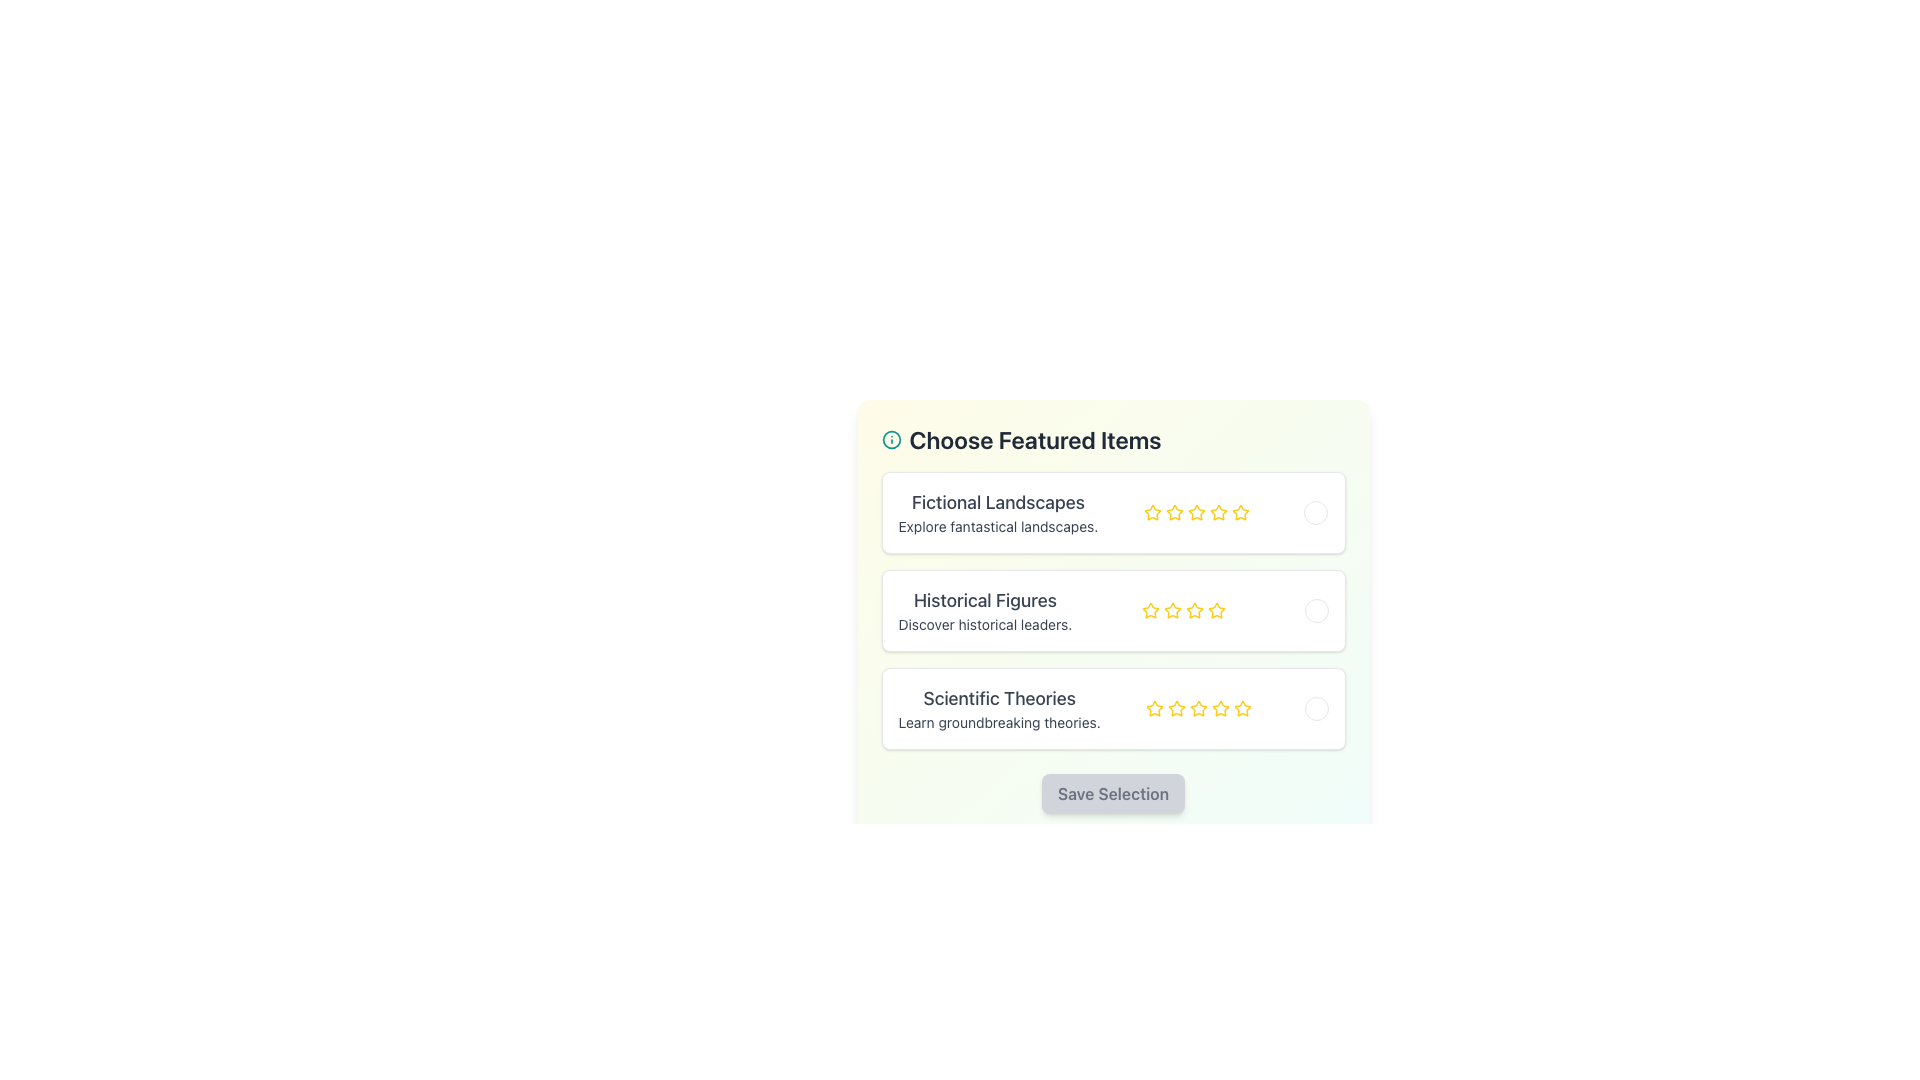 This screenshot has width=1920, height=1080. I want to click on the fourth star from the left in the rating section for 'Scientific Theories' at the bottom of the list, so click(1198, 708).